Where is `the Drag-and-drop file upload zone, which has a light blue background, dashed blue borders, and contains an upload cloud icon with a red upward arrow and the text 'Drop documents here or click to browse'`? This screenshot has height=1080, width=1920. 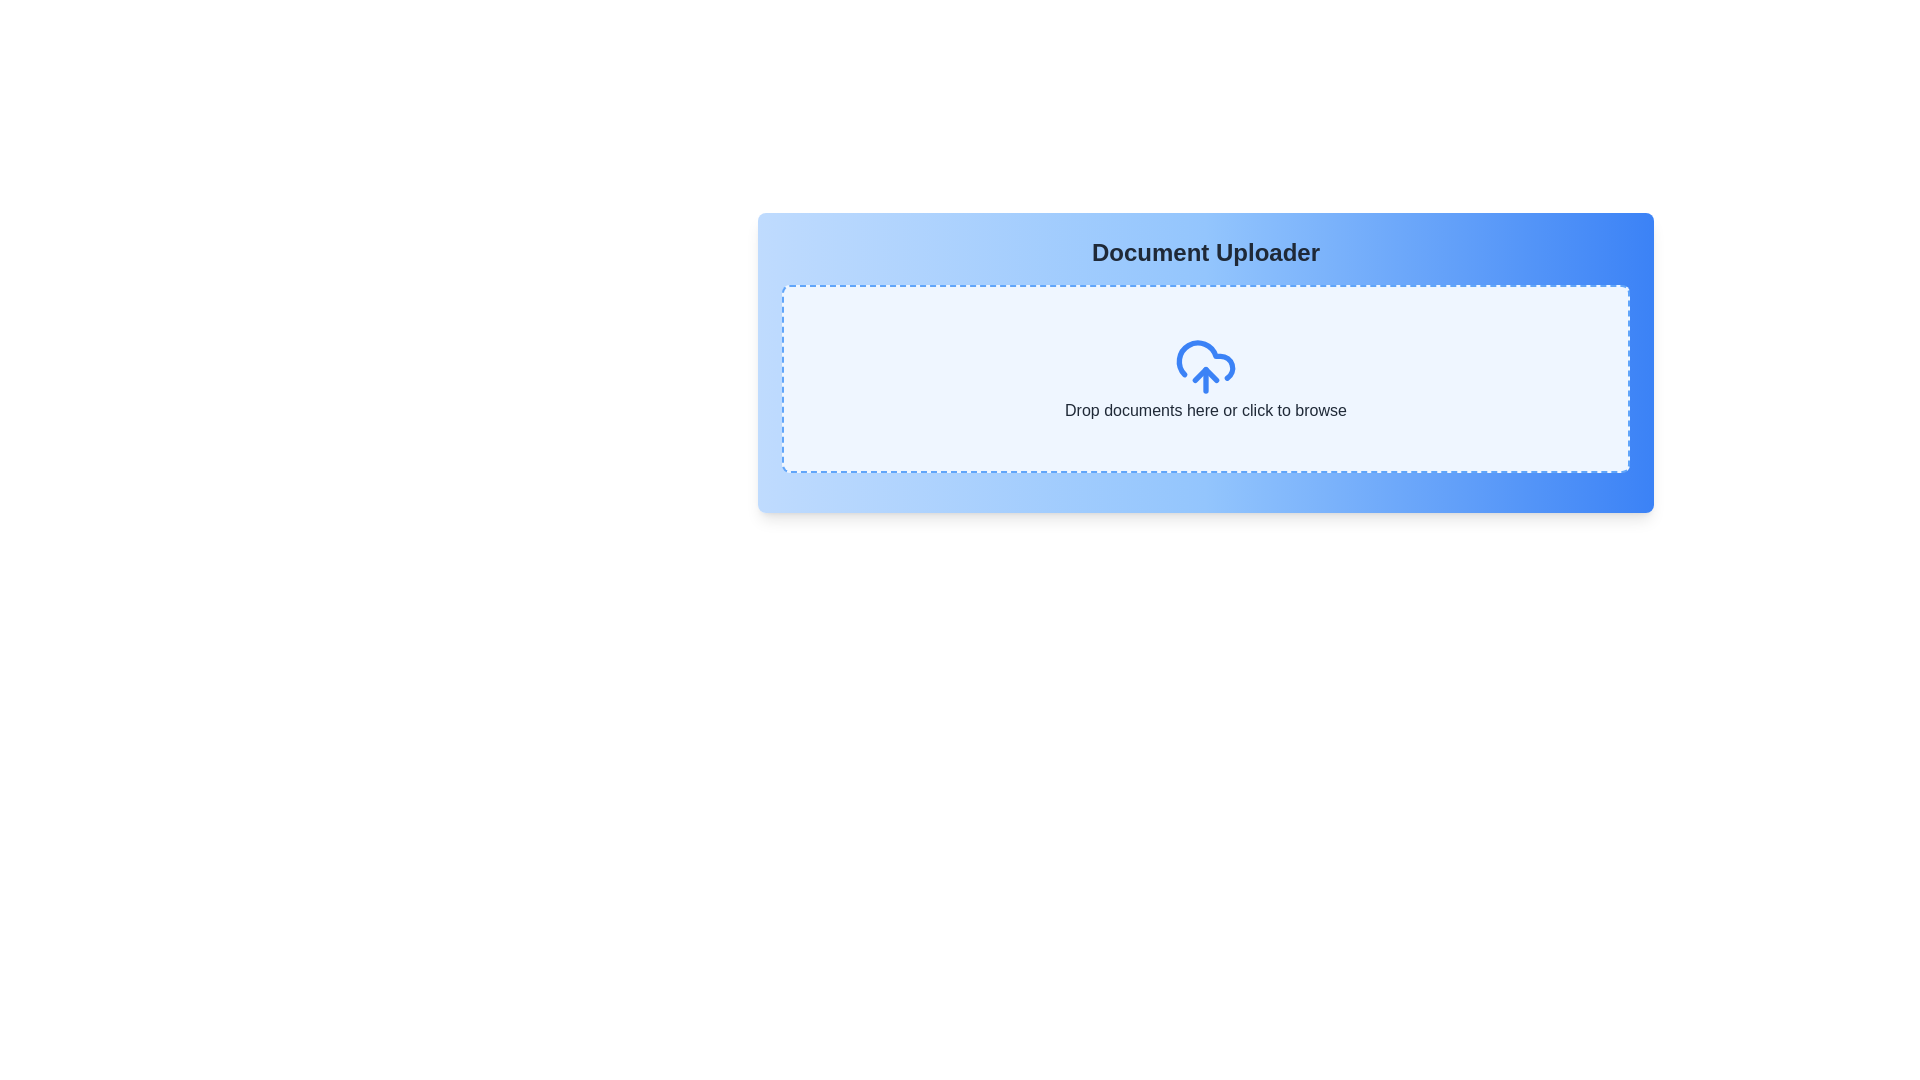
the Drag-and-drop file upload zone, which has a light blue background, dashed blue borders, and contains an upload cloud icon with a red upward arrow and the text 'Drop documents here or click to browse' is located at coordinates (1204, 378).